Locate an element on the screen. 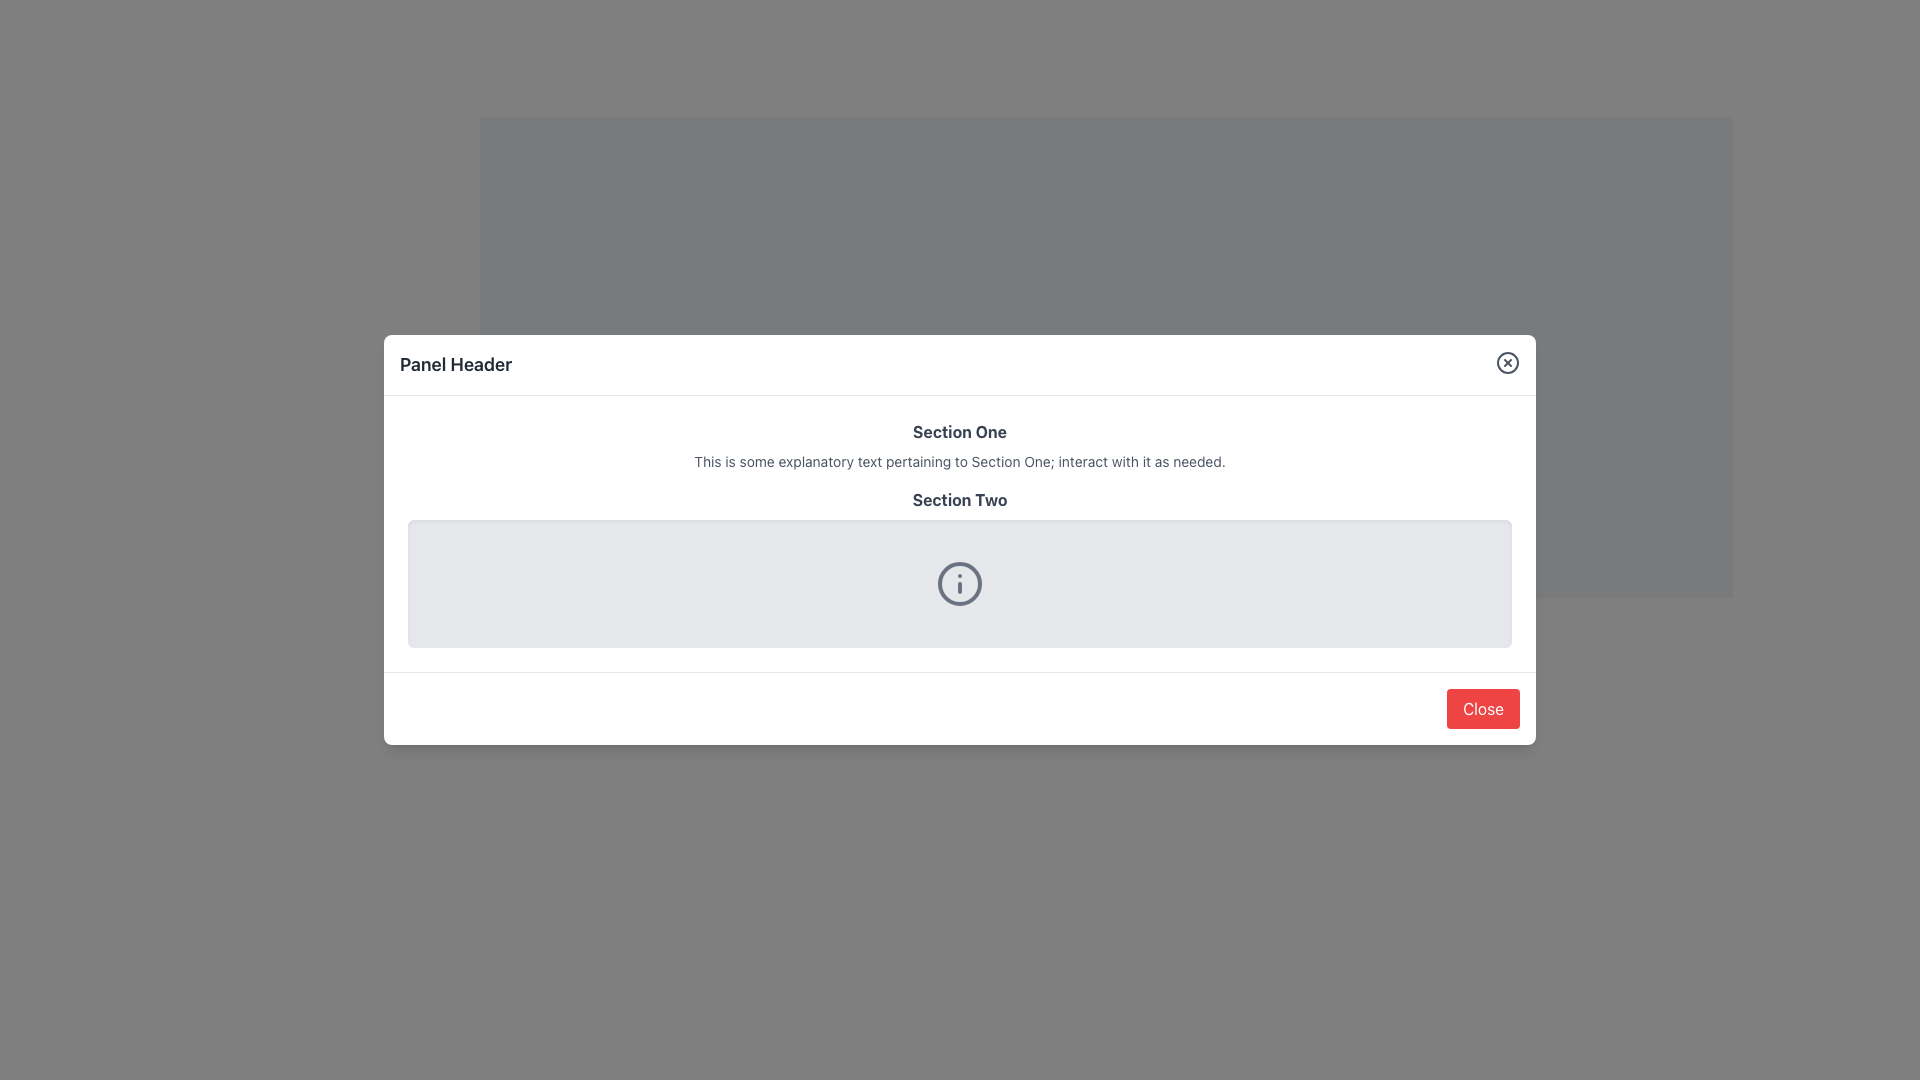  the text label that serves as a title or header for the panel, located in the upper section aligned to the left is located at coordinates (455, 365).